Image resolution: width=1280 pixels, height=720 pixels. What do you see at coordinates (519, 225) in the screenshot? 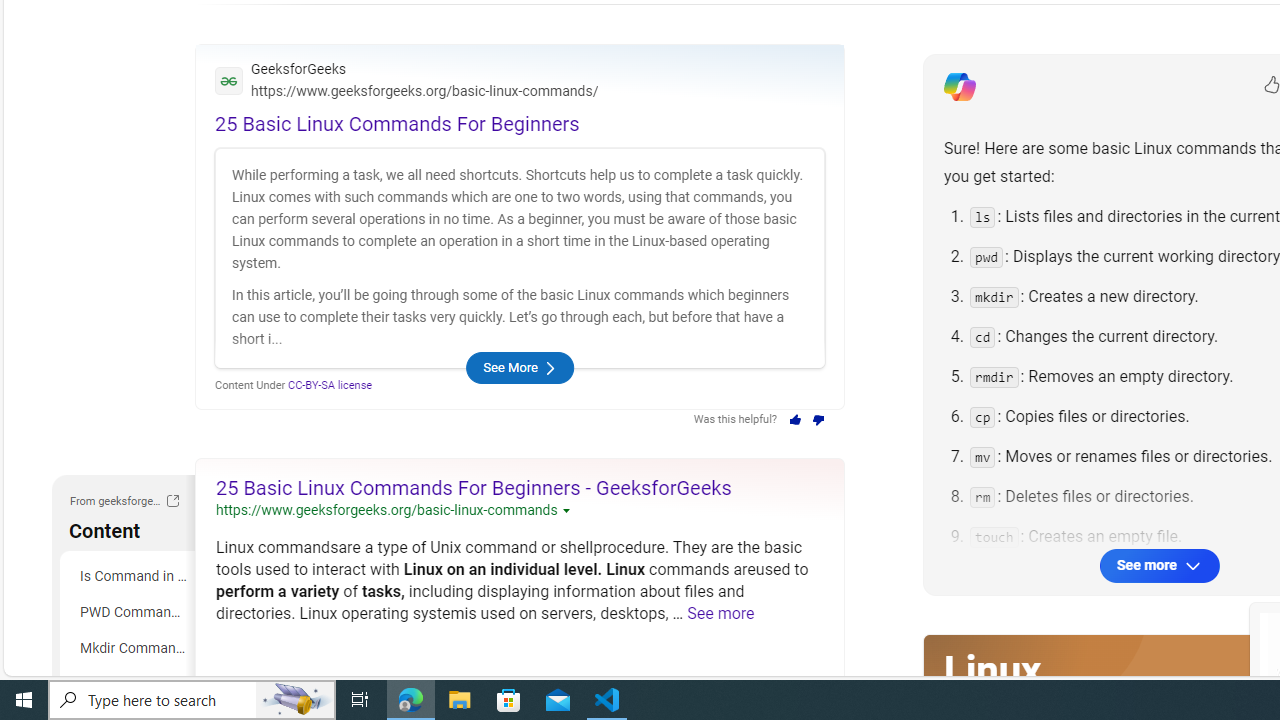
I see `'Class: b_ans b_top b_topborder'` at bounding box center [519, 225].